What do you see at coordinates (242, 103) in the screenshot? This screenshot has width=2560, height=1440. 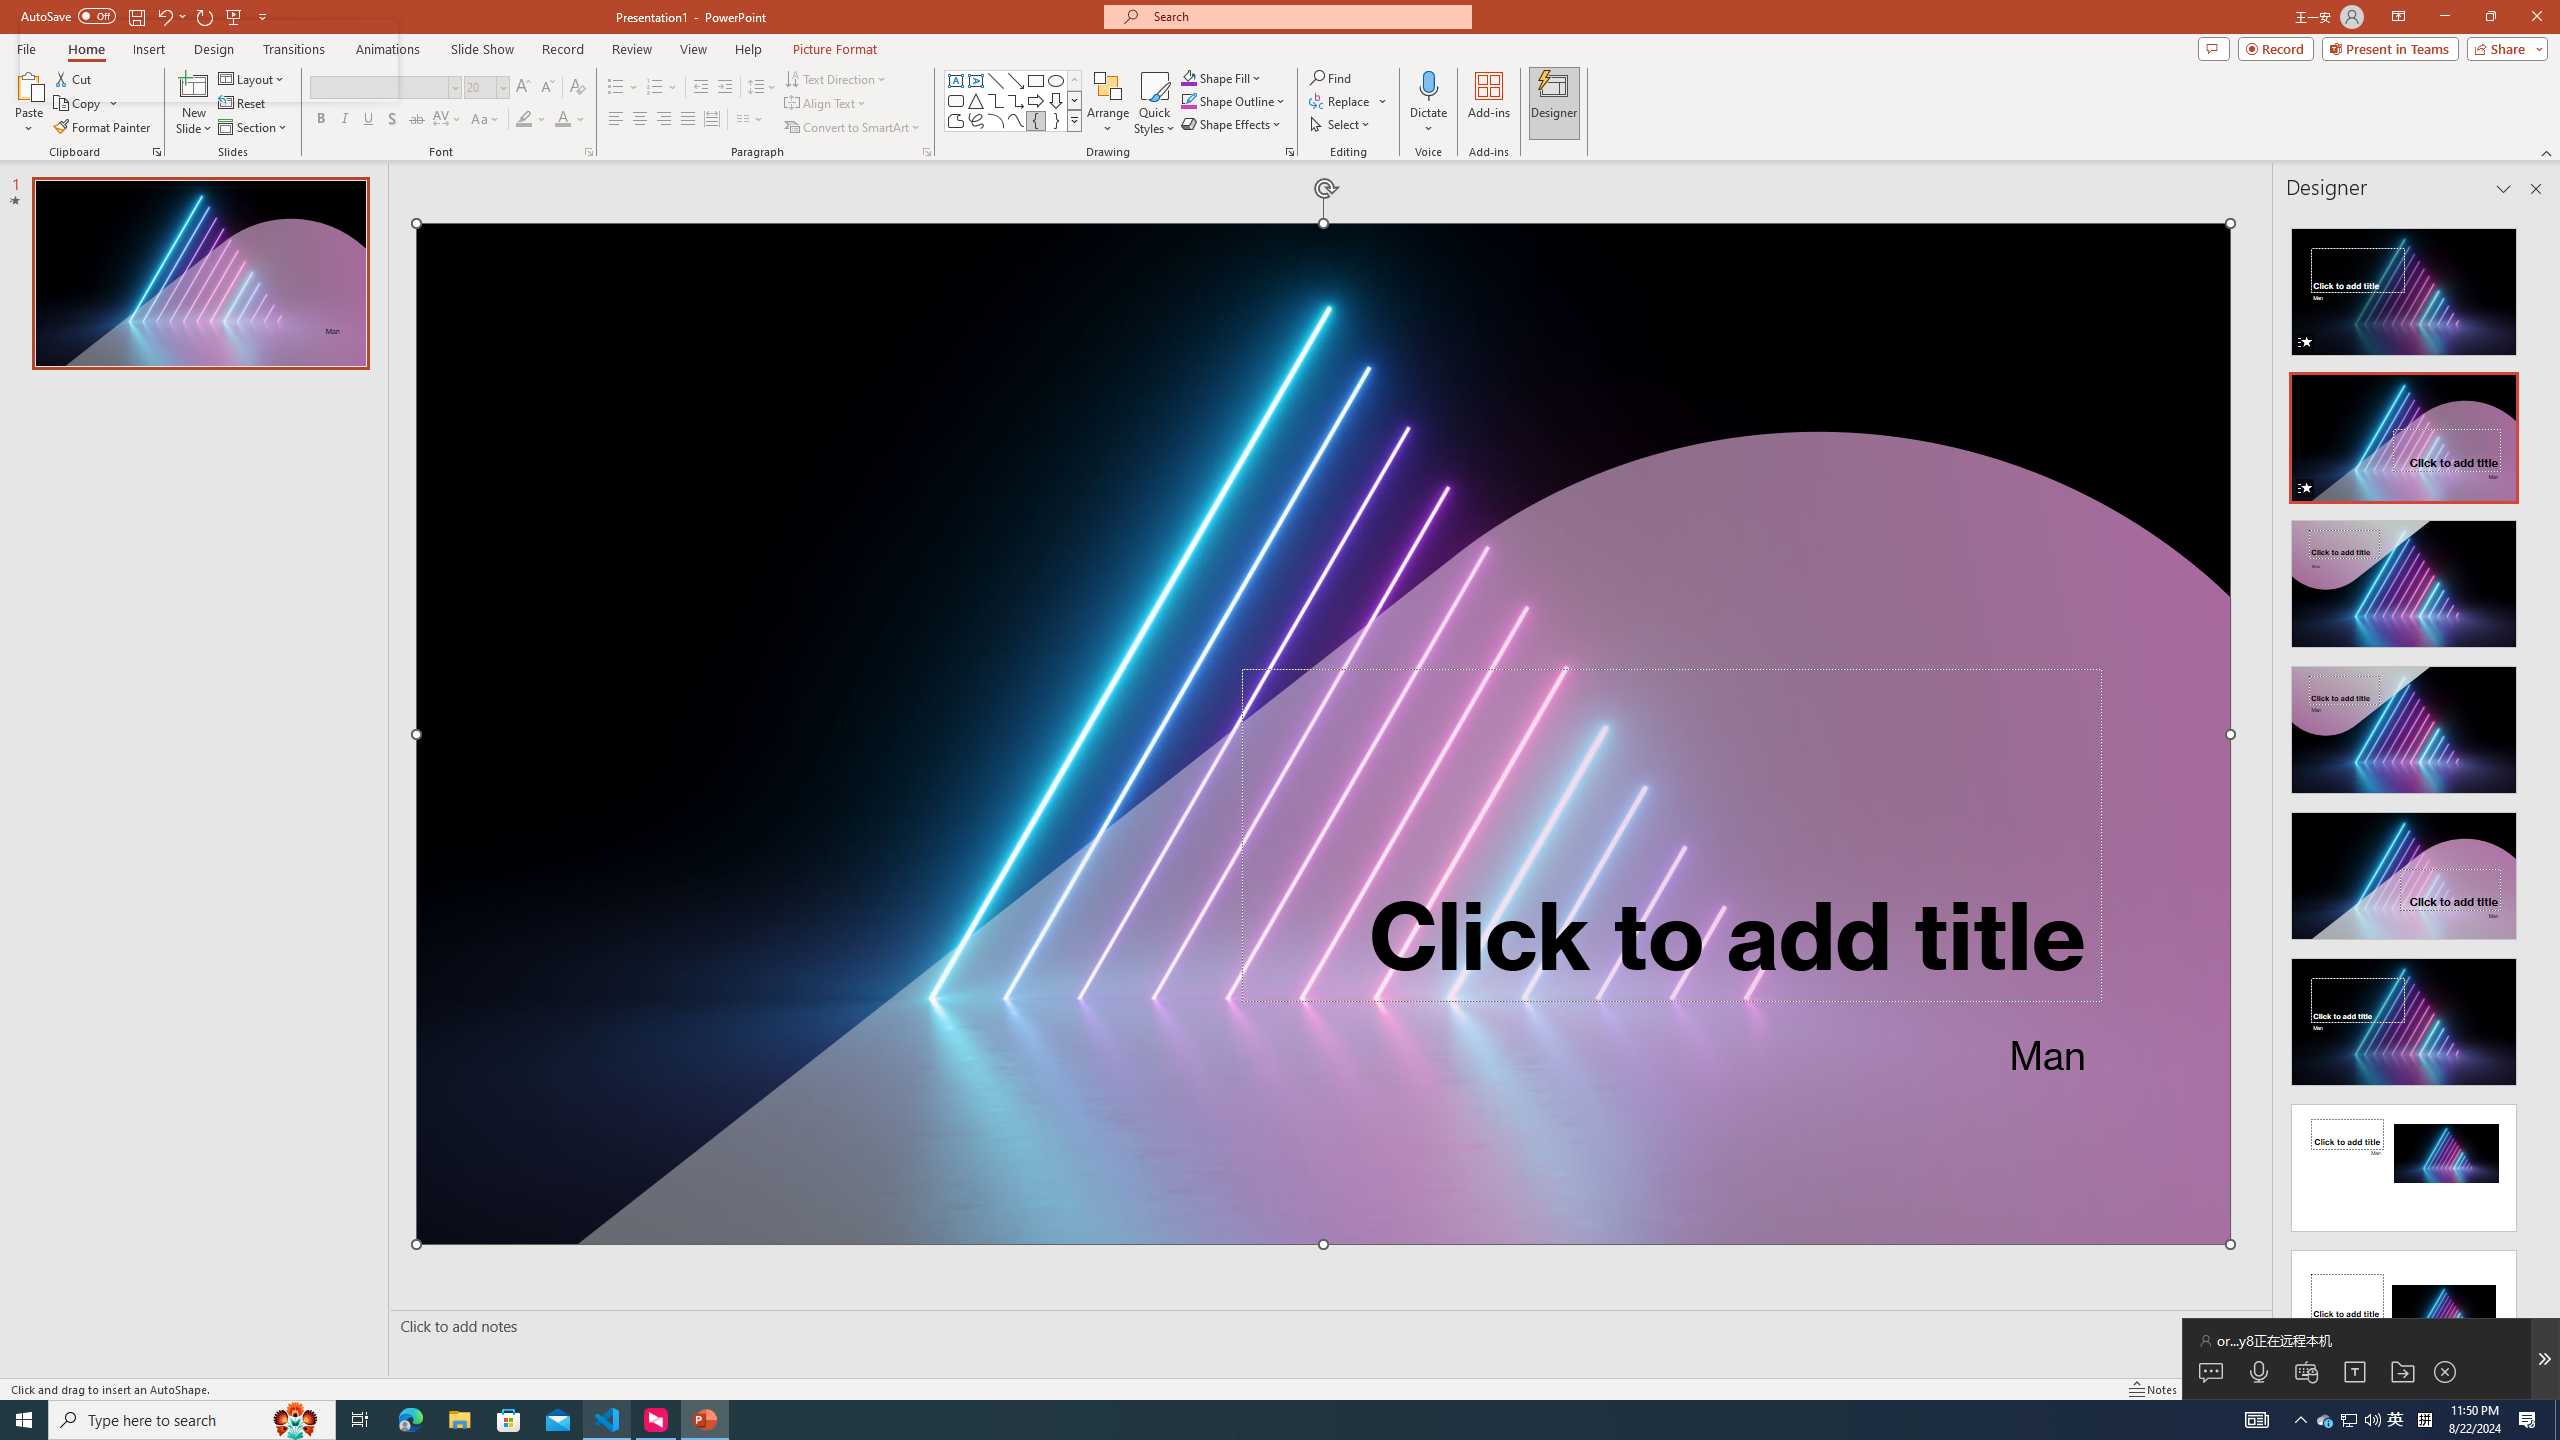 I see `'Reset'` at bounding box center [242, 103].